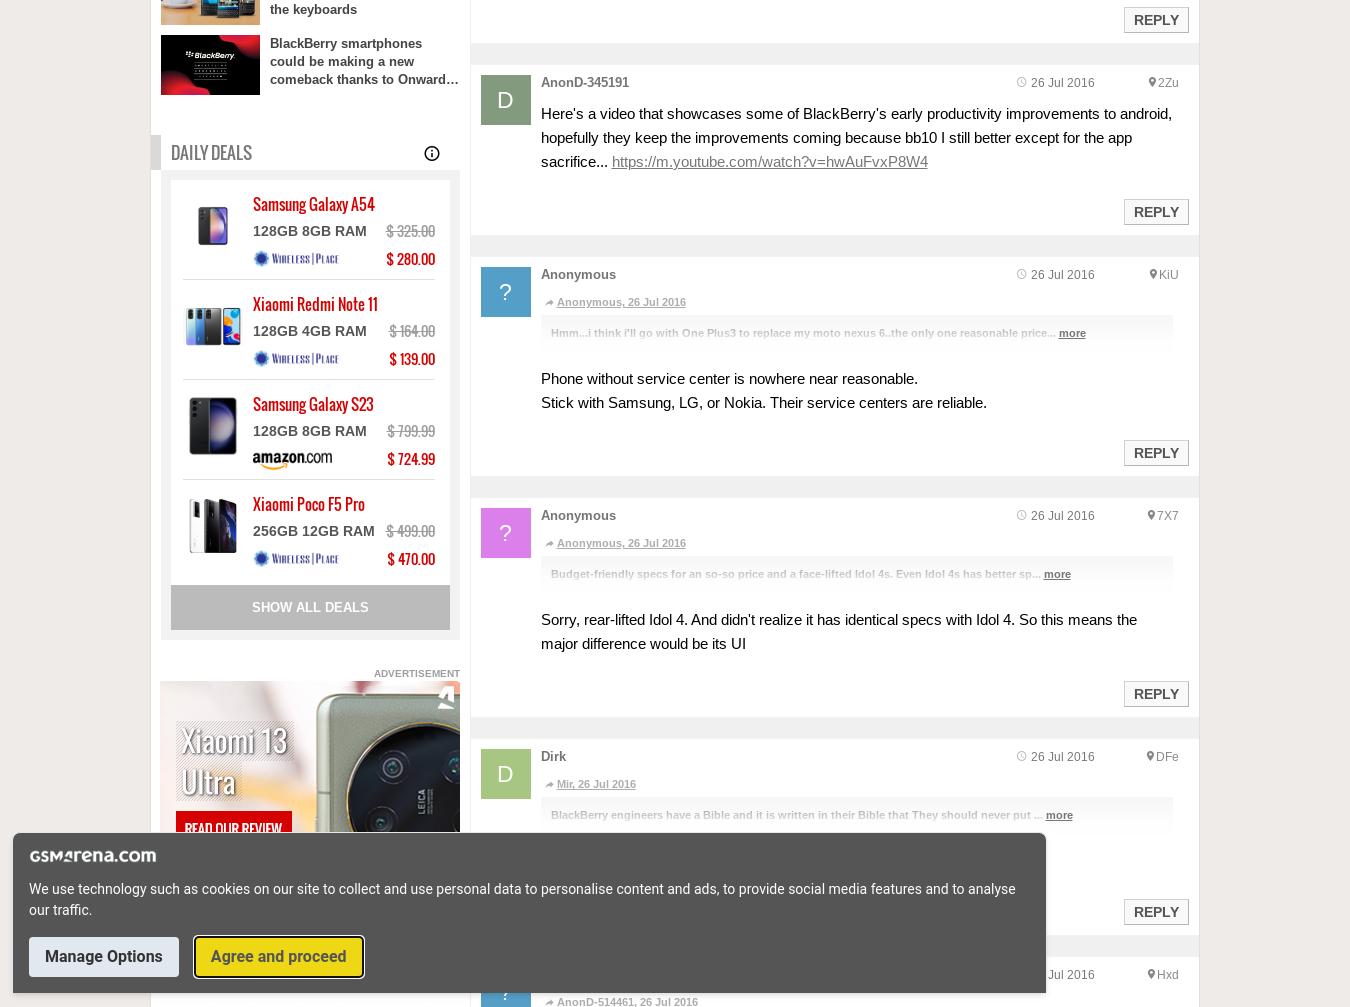  I want to click on '$ 325.00', so click(409, 230).